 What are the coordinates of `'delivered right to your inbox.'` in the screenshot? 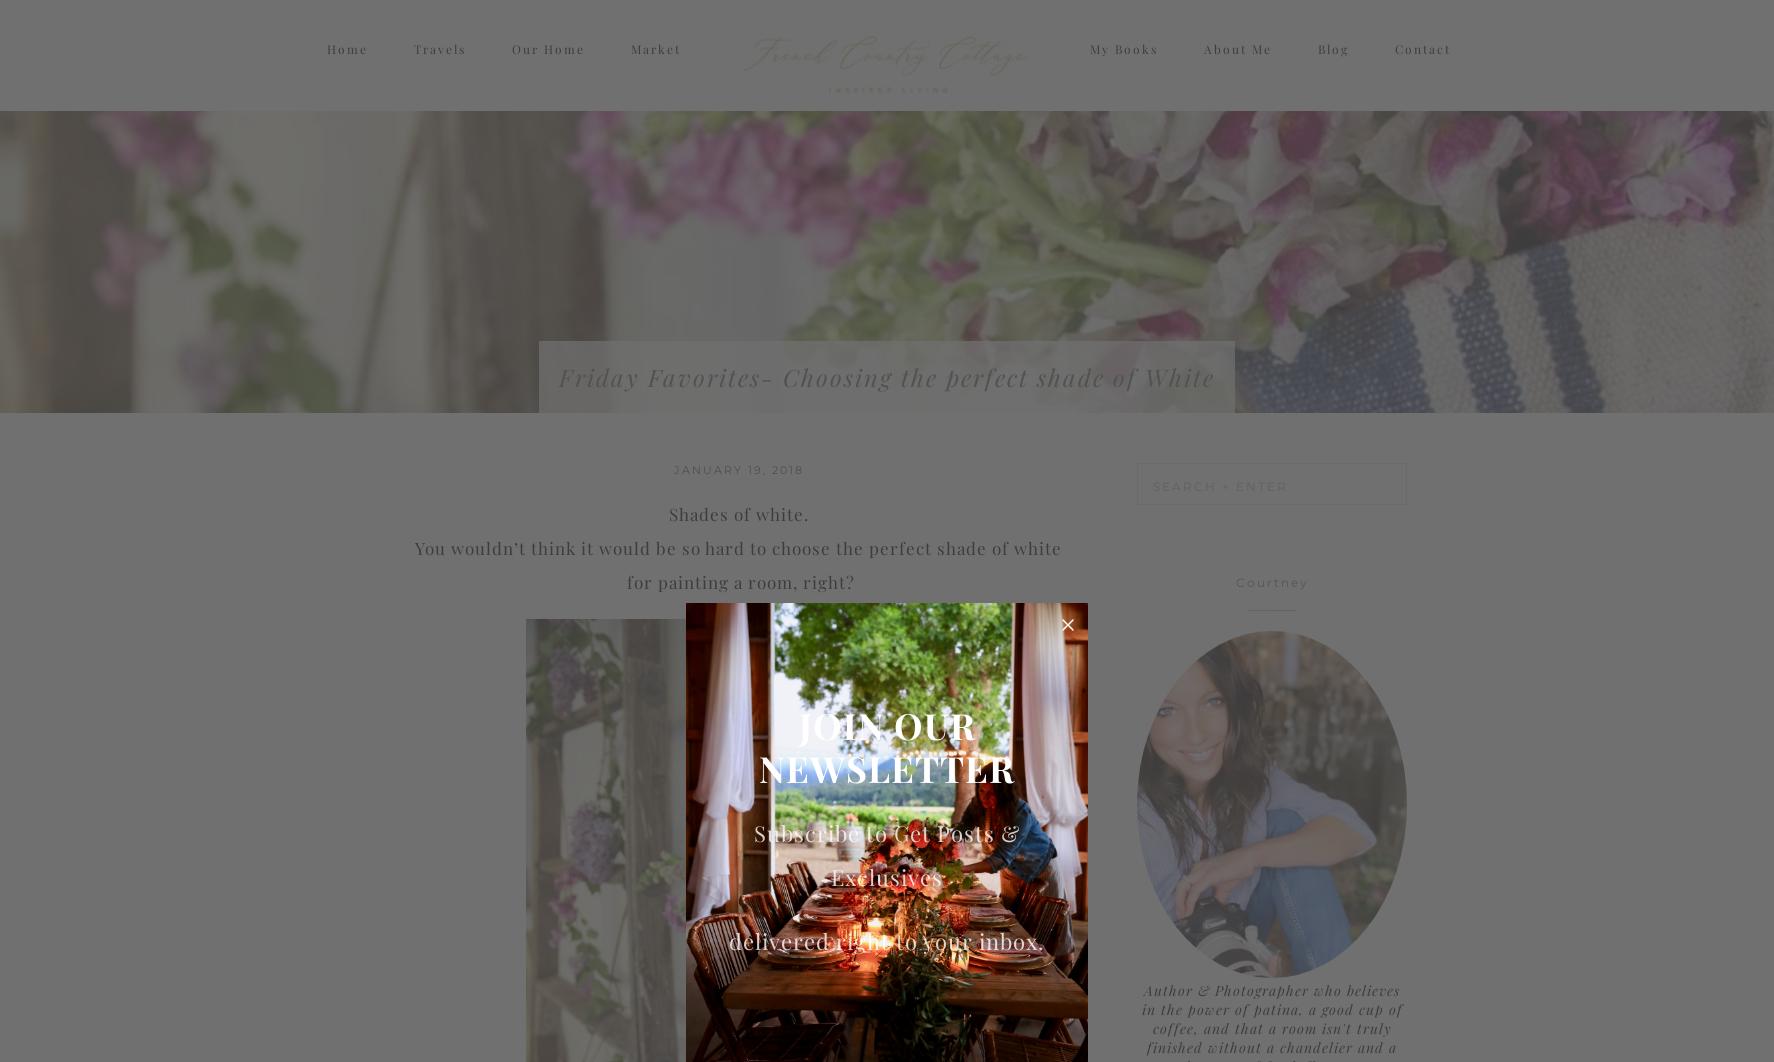 It's located at (887, 938).